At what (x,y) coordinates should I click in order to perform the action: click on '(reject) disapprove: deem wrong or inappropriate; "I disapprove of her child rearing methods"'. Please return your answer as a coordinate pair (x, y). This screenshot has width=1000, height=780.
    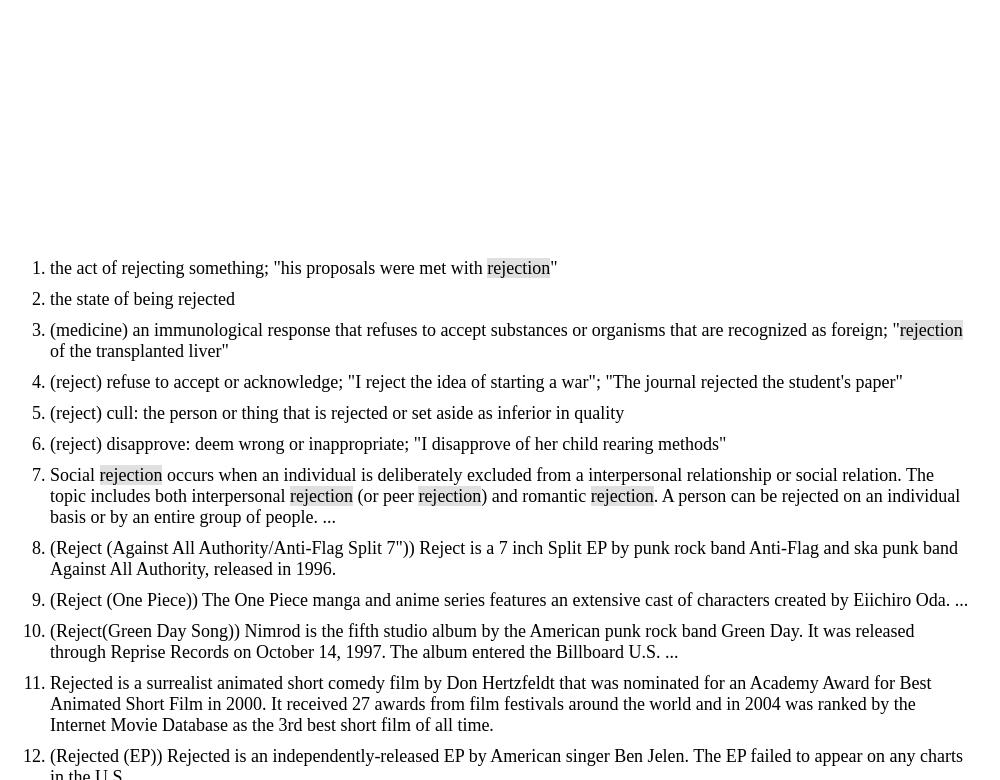
    Looking at the image, I should click on (388, 443).